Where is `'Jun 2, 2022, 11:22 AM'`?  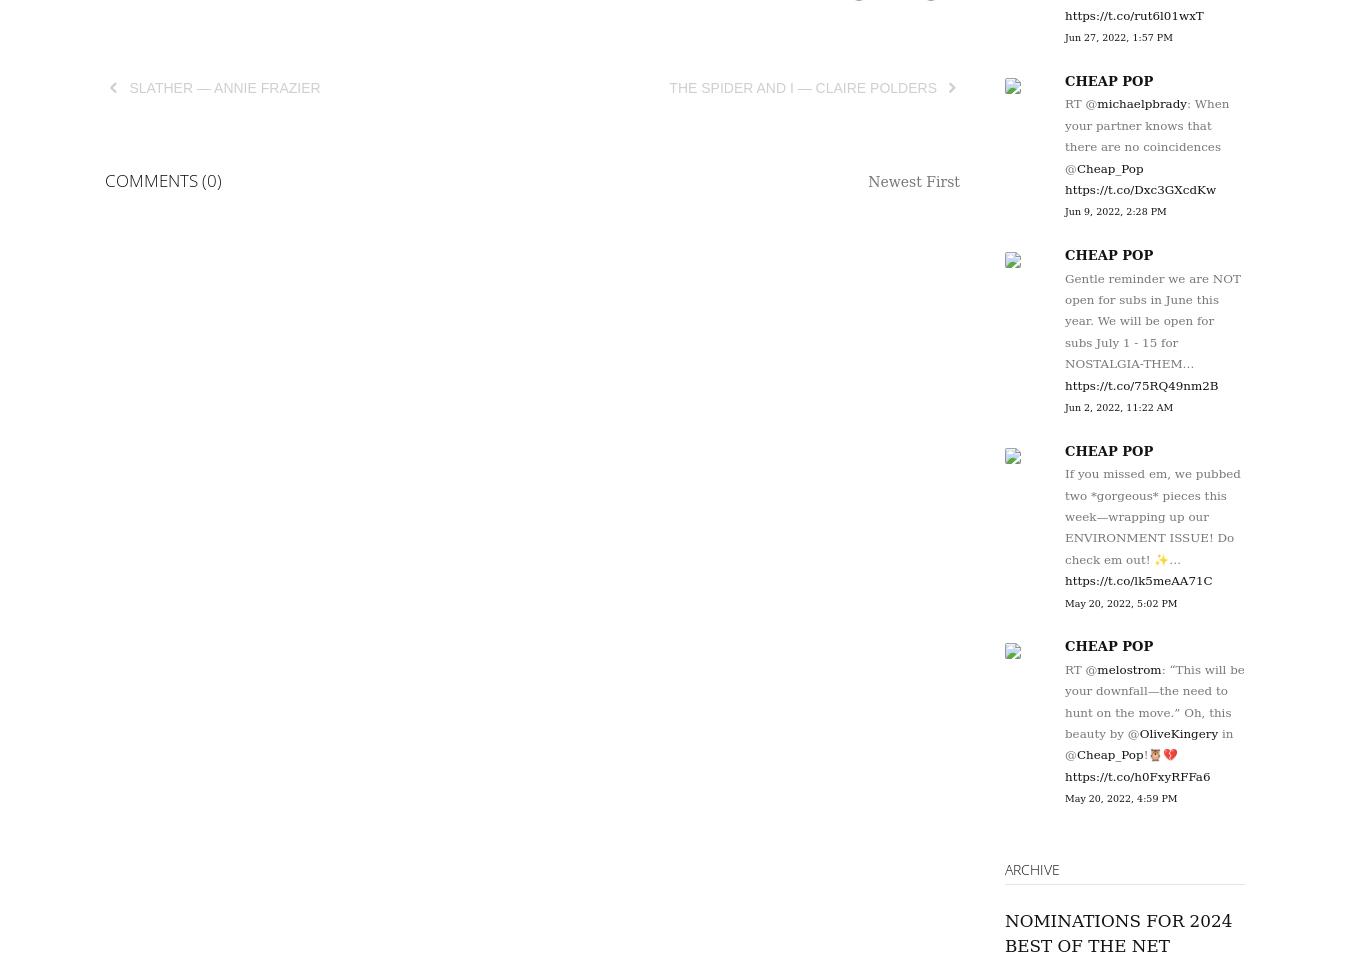 'Jun 2, 2022, 11:22 AM' is located at coordinates (1119, 406).